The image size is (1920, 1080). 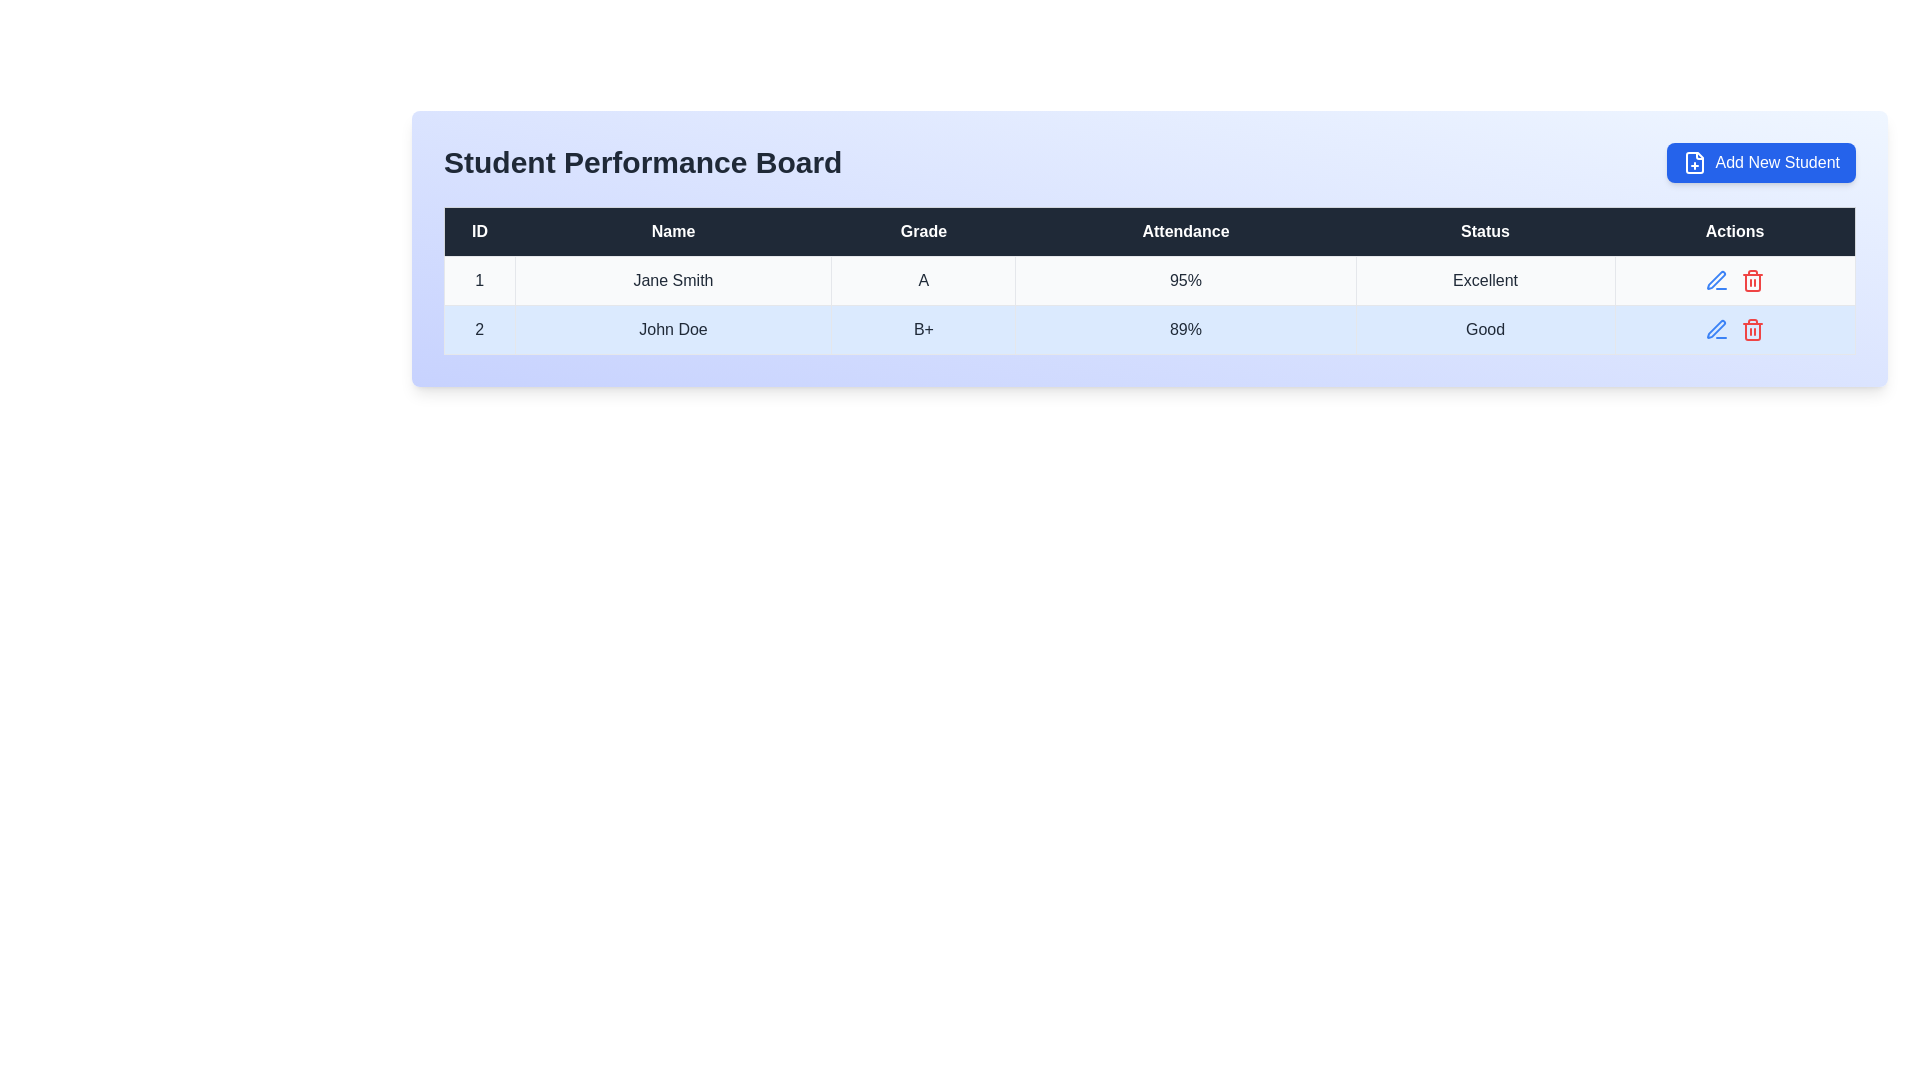 I want to click on static text element labeled 'Name' which is centrally aligned in the header row of the table, located between the 'ID' and 'Grade' columns, so click(x=673, y=230).